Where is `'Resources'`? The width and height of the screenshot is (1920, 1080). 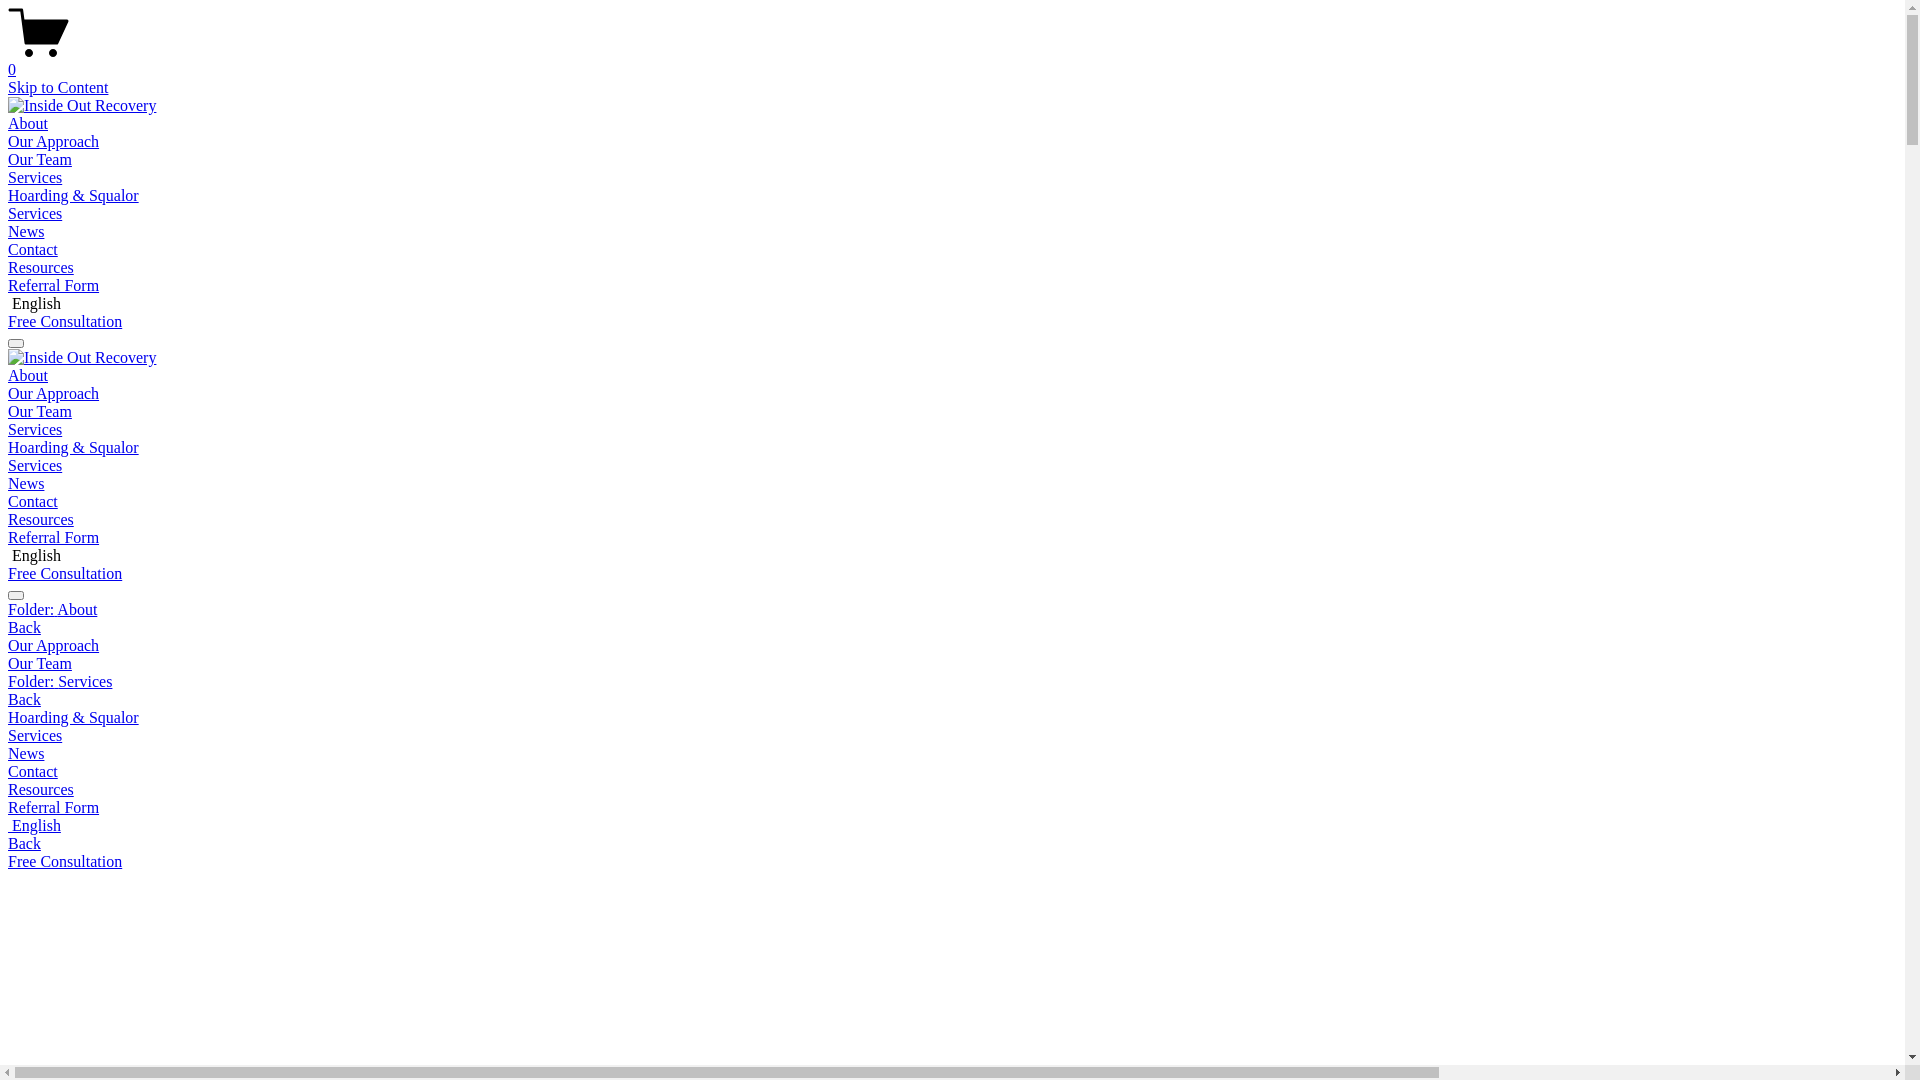 'Resources' is located at coordinates (951, 789).